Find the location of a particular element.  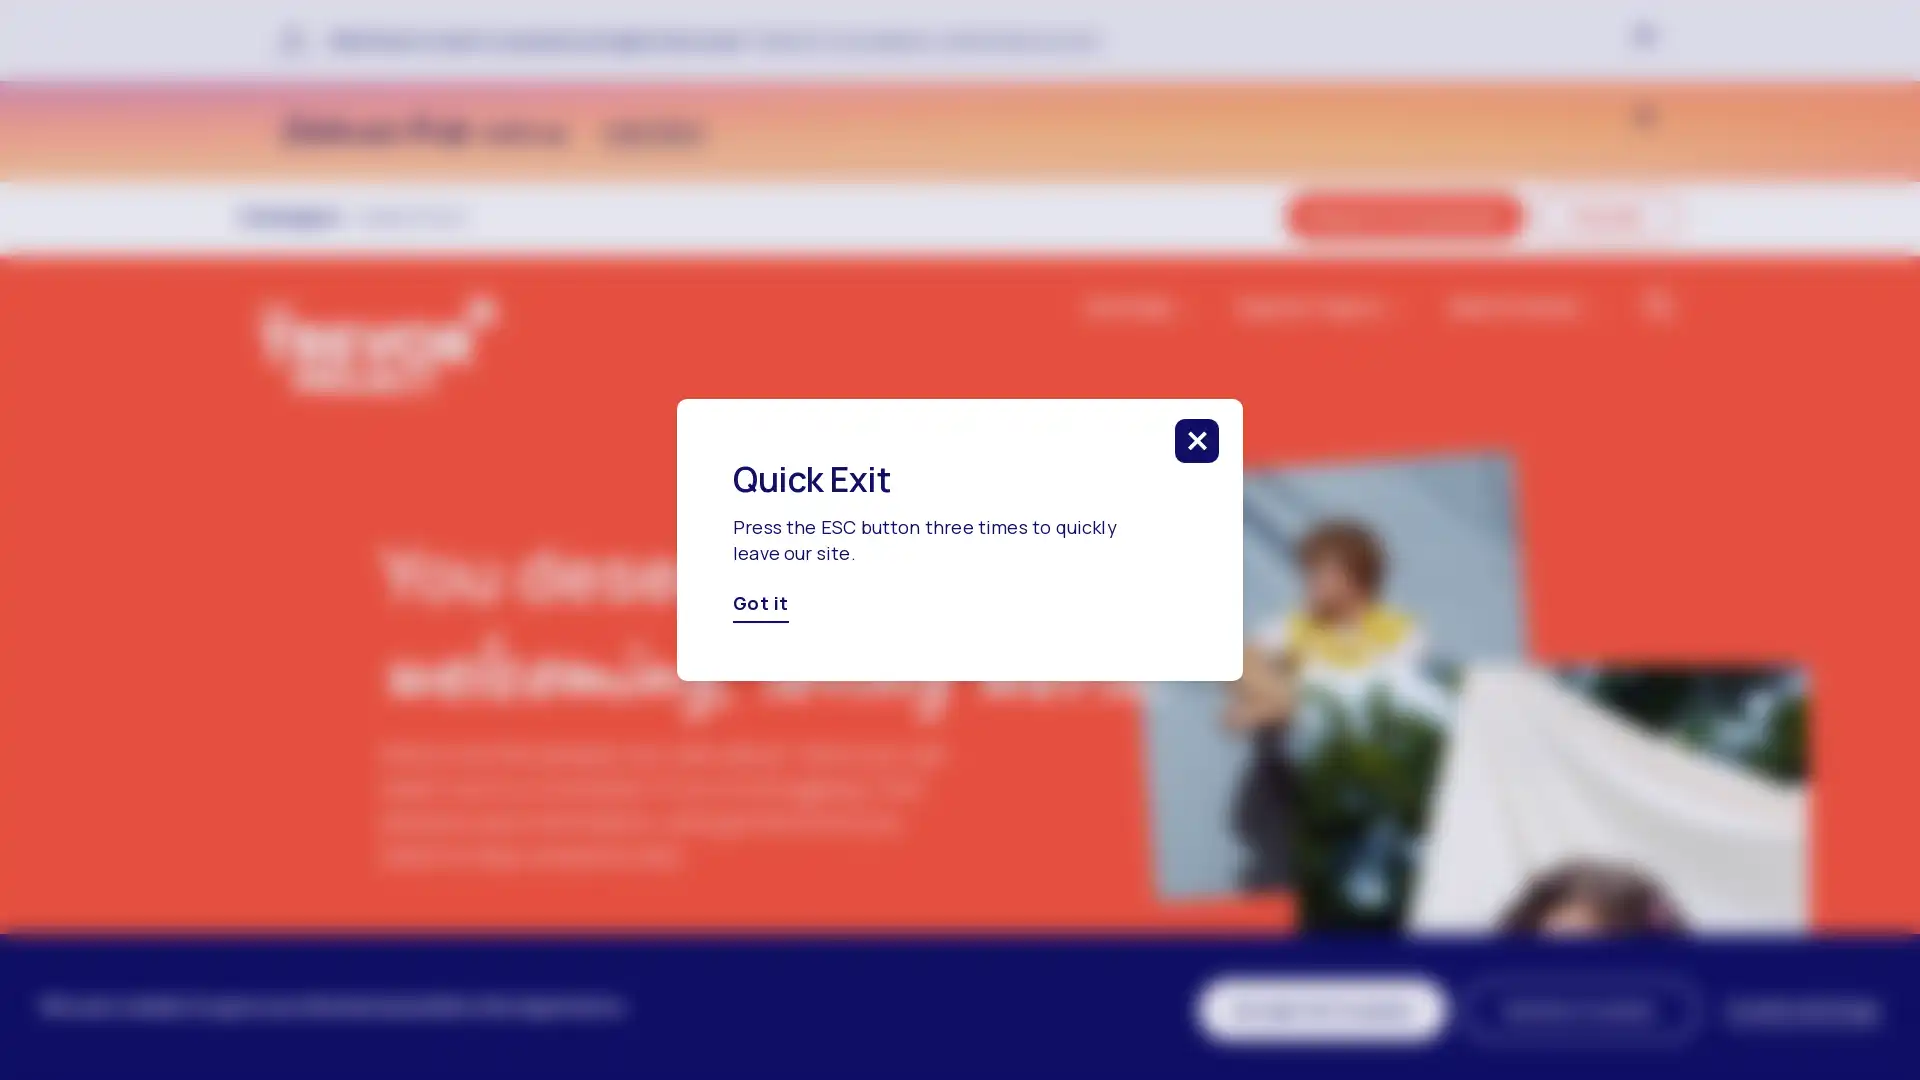

Decline Cookies is located at coordinates (1578, 1010).